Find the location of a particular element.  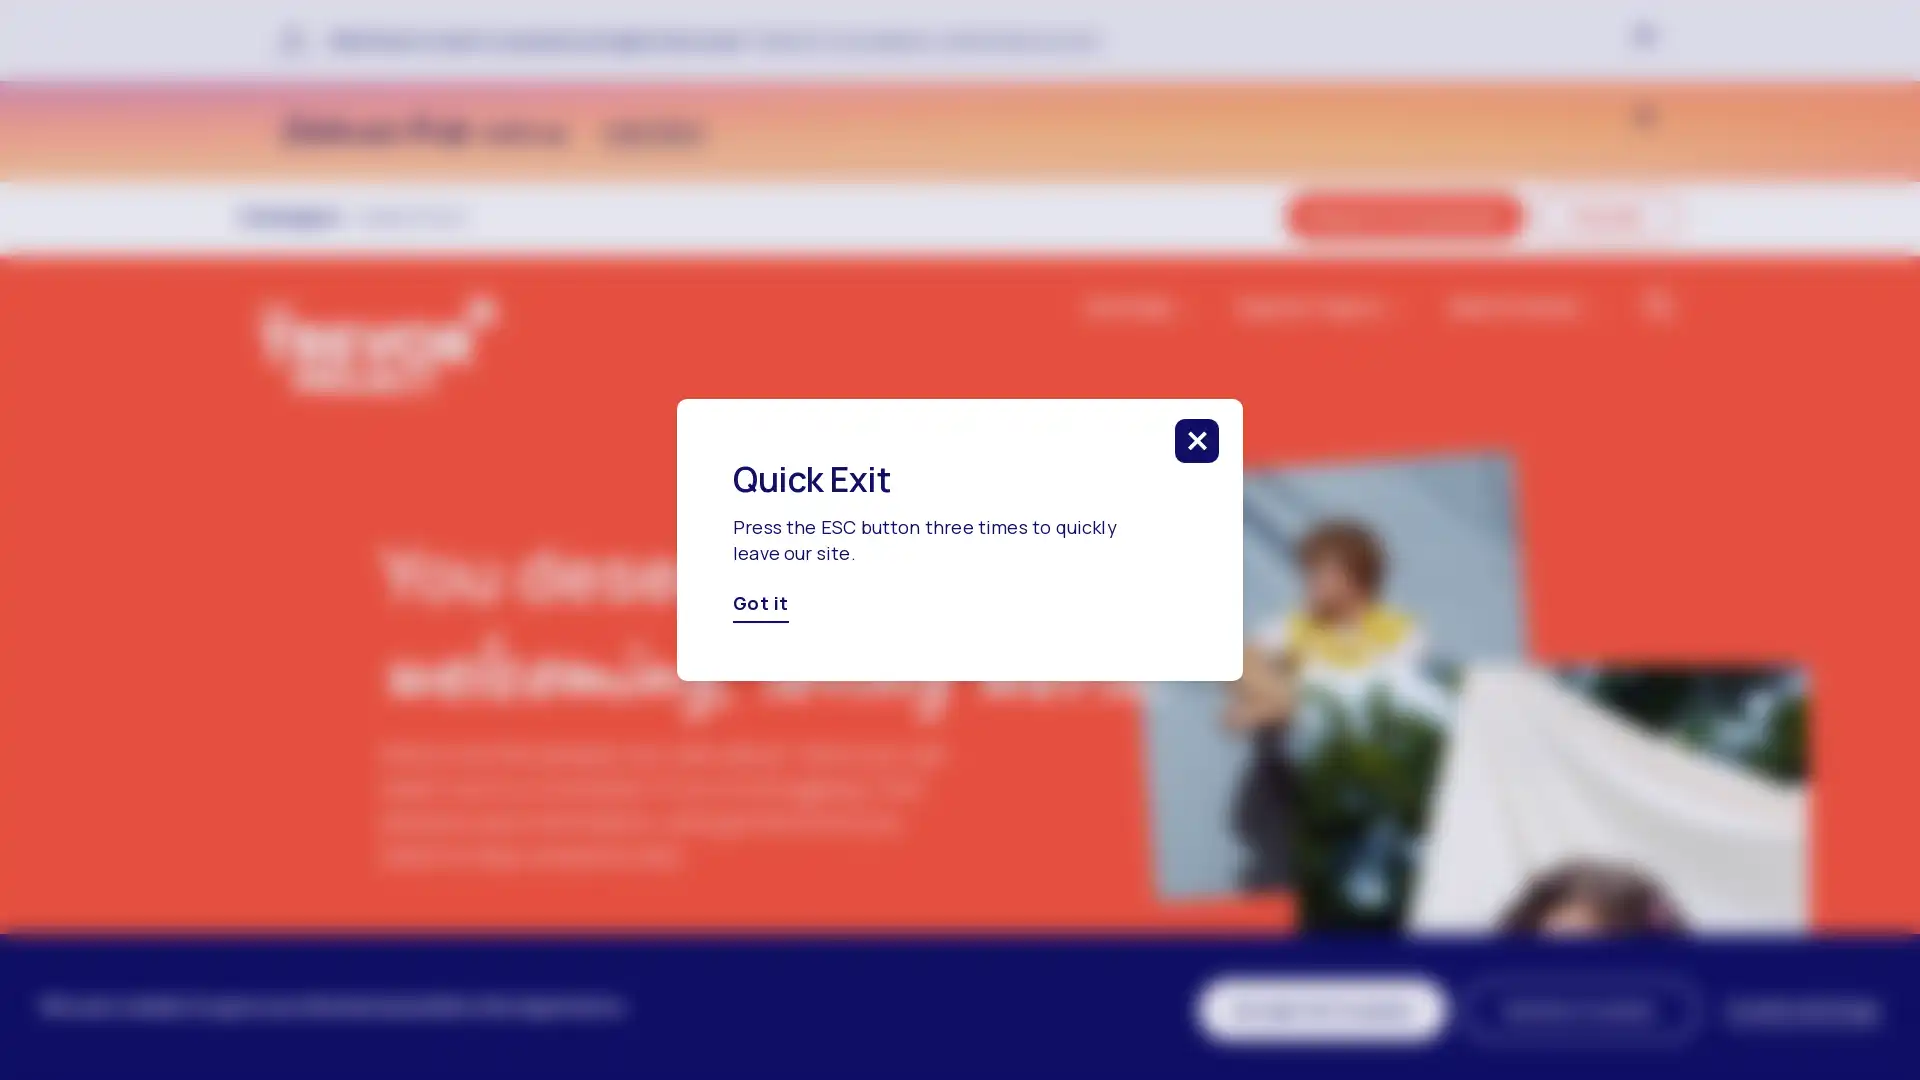

Decline Cookies is located at coordinates (1578, 1010).